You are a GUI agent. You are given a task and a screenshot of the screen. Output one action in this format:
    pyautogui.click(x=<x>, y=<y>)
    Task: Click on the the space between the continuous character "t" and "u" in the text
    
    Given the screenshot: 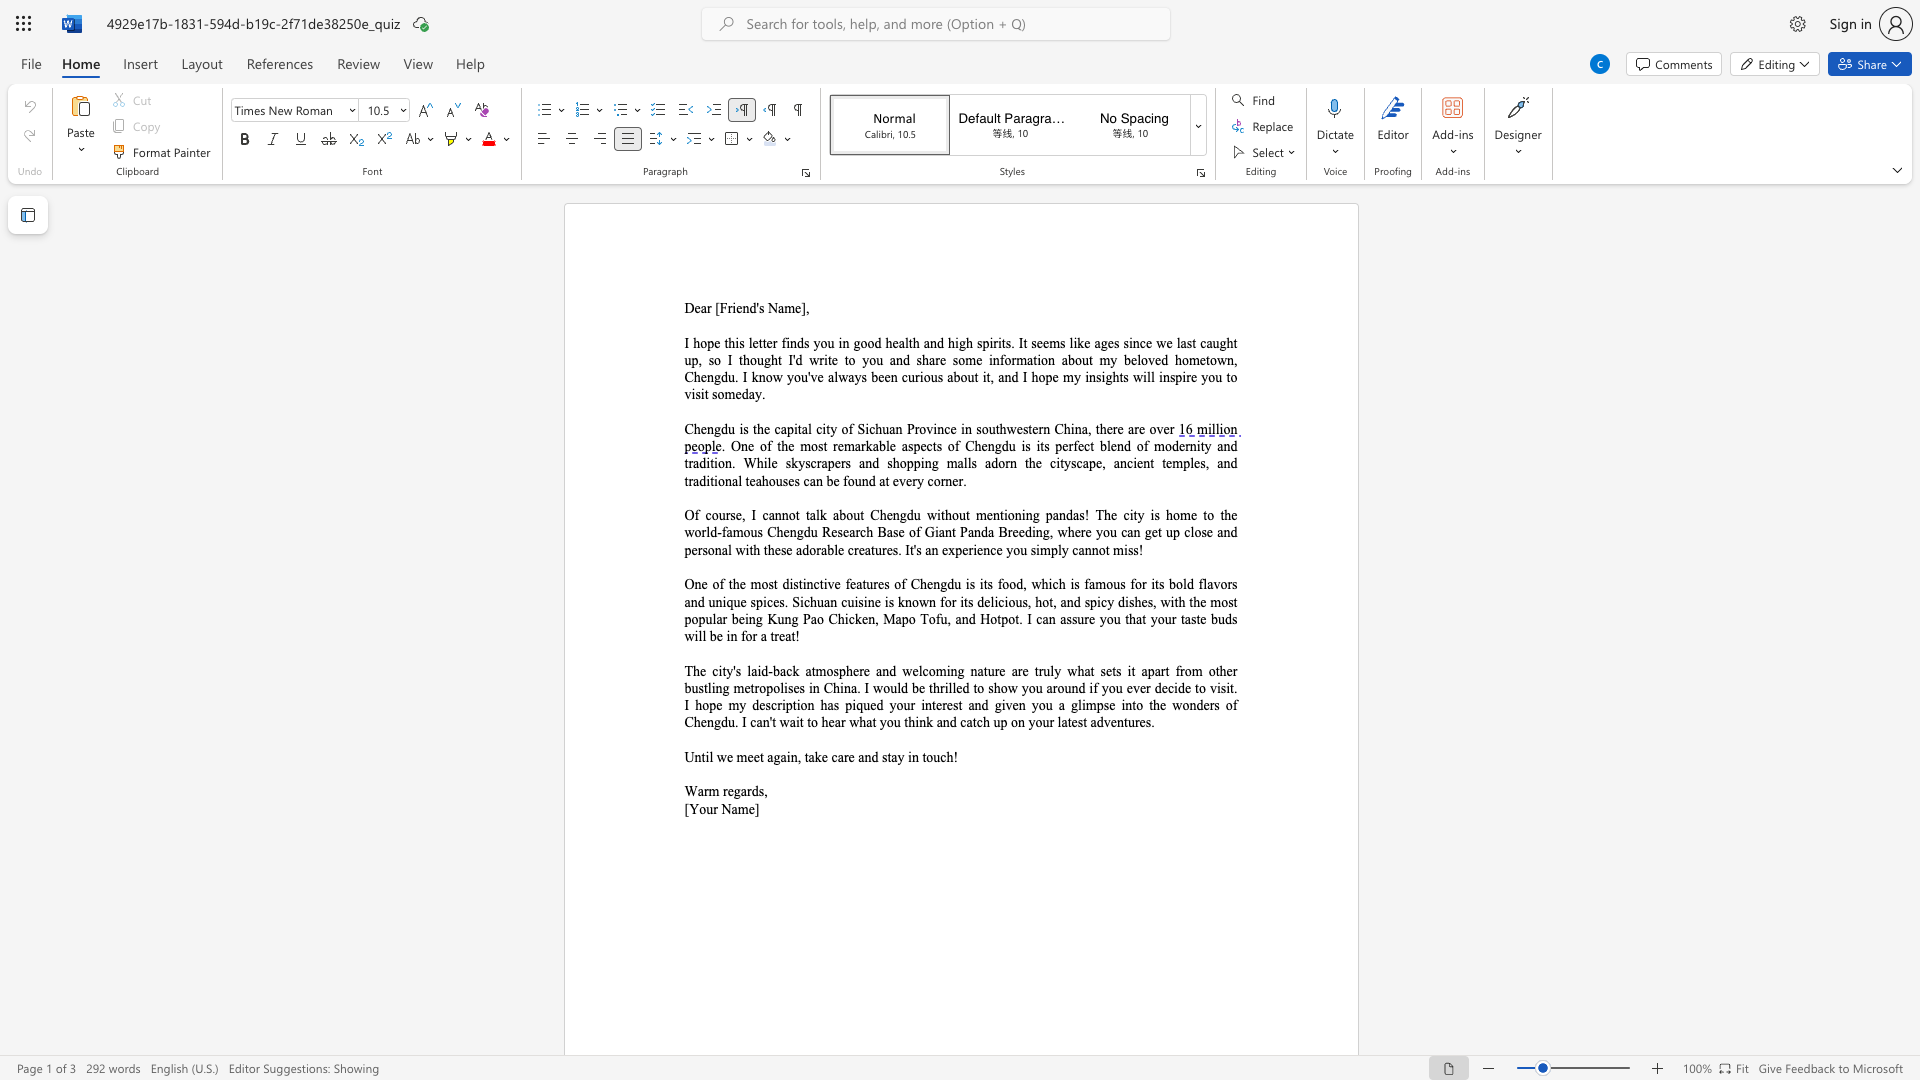 What is the action you would take?
    pyautogui.click(x=1128, y=722)
    